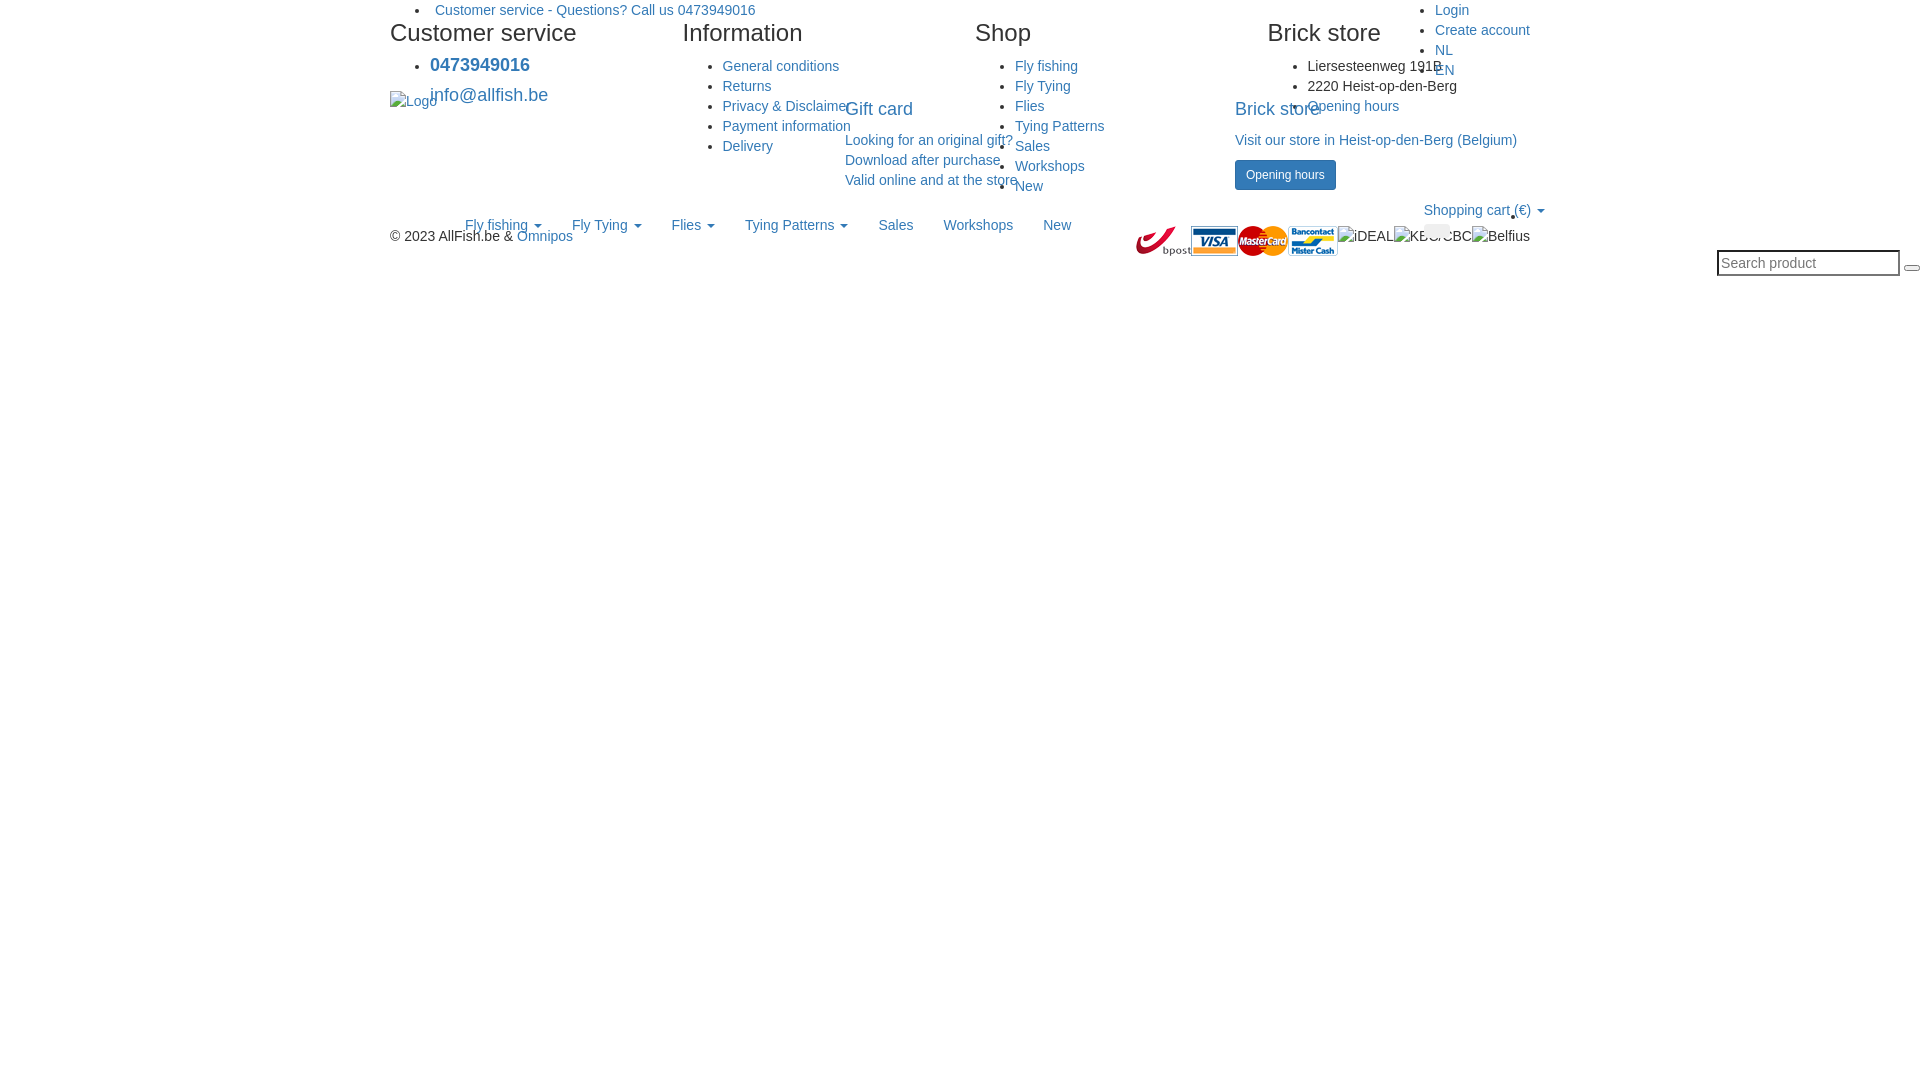  I want to click on 'General conditions', so click(720, 64).